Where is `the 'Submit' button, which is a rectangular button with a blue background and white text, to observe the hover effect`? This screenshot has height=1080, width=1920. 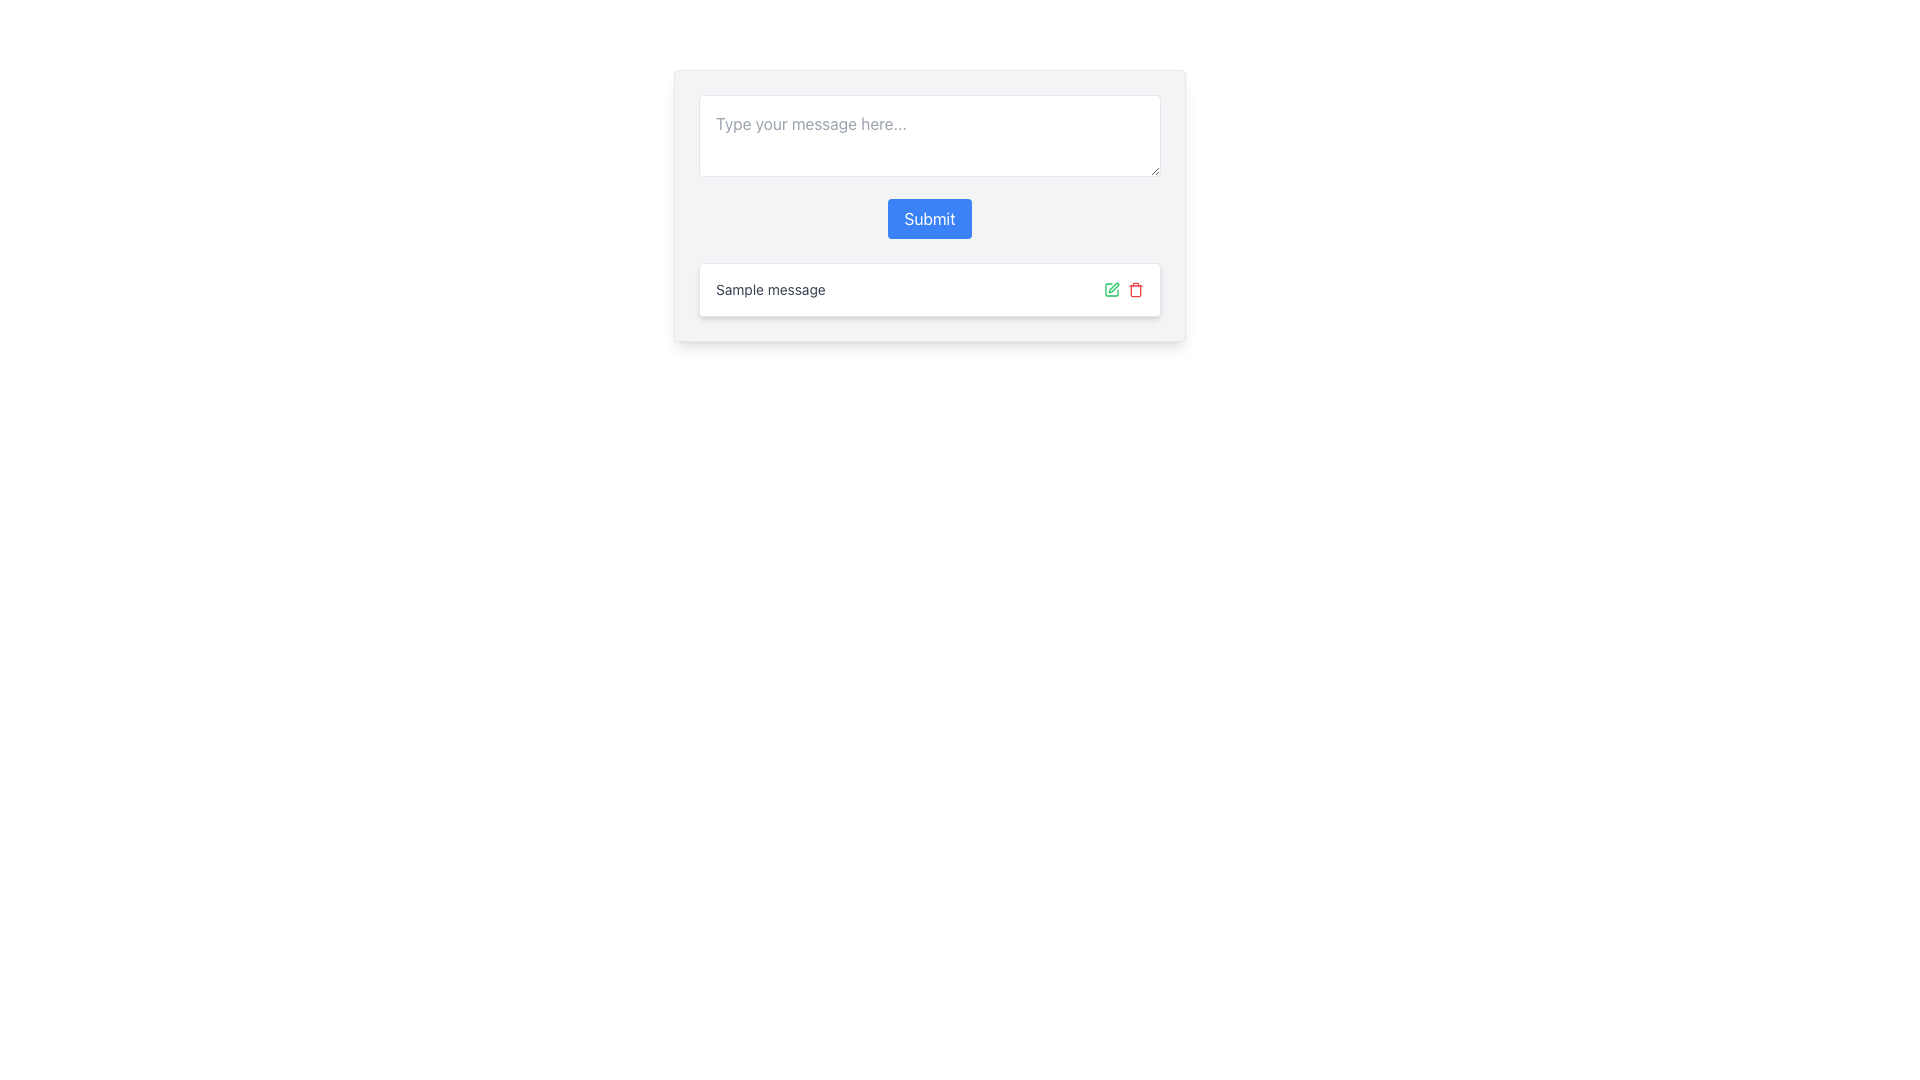 the 'Submit' button, which is a rectangular button with a blue background and white text, to observe the hover effect is located at coordinates (929, 219).